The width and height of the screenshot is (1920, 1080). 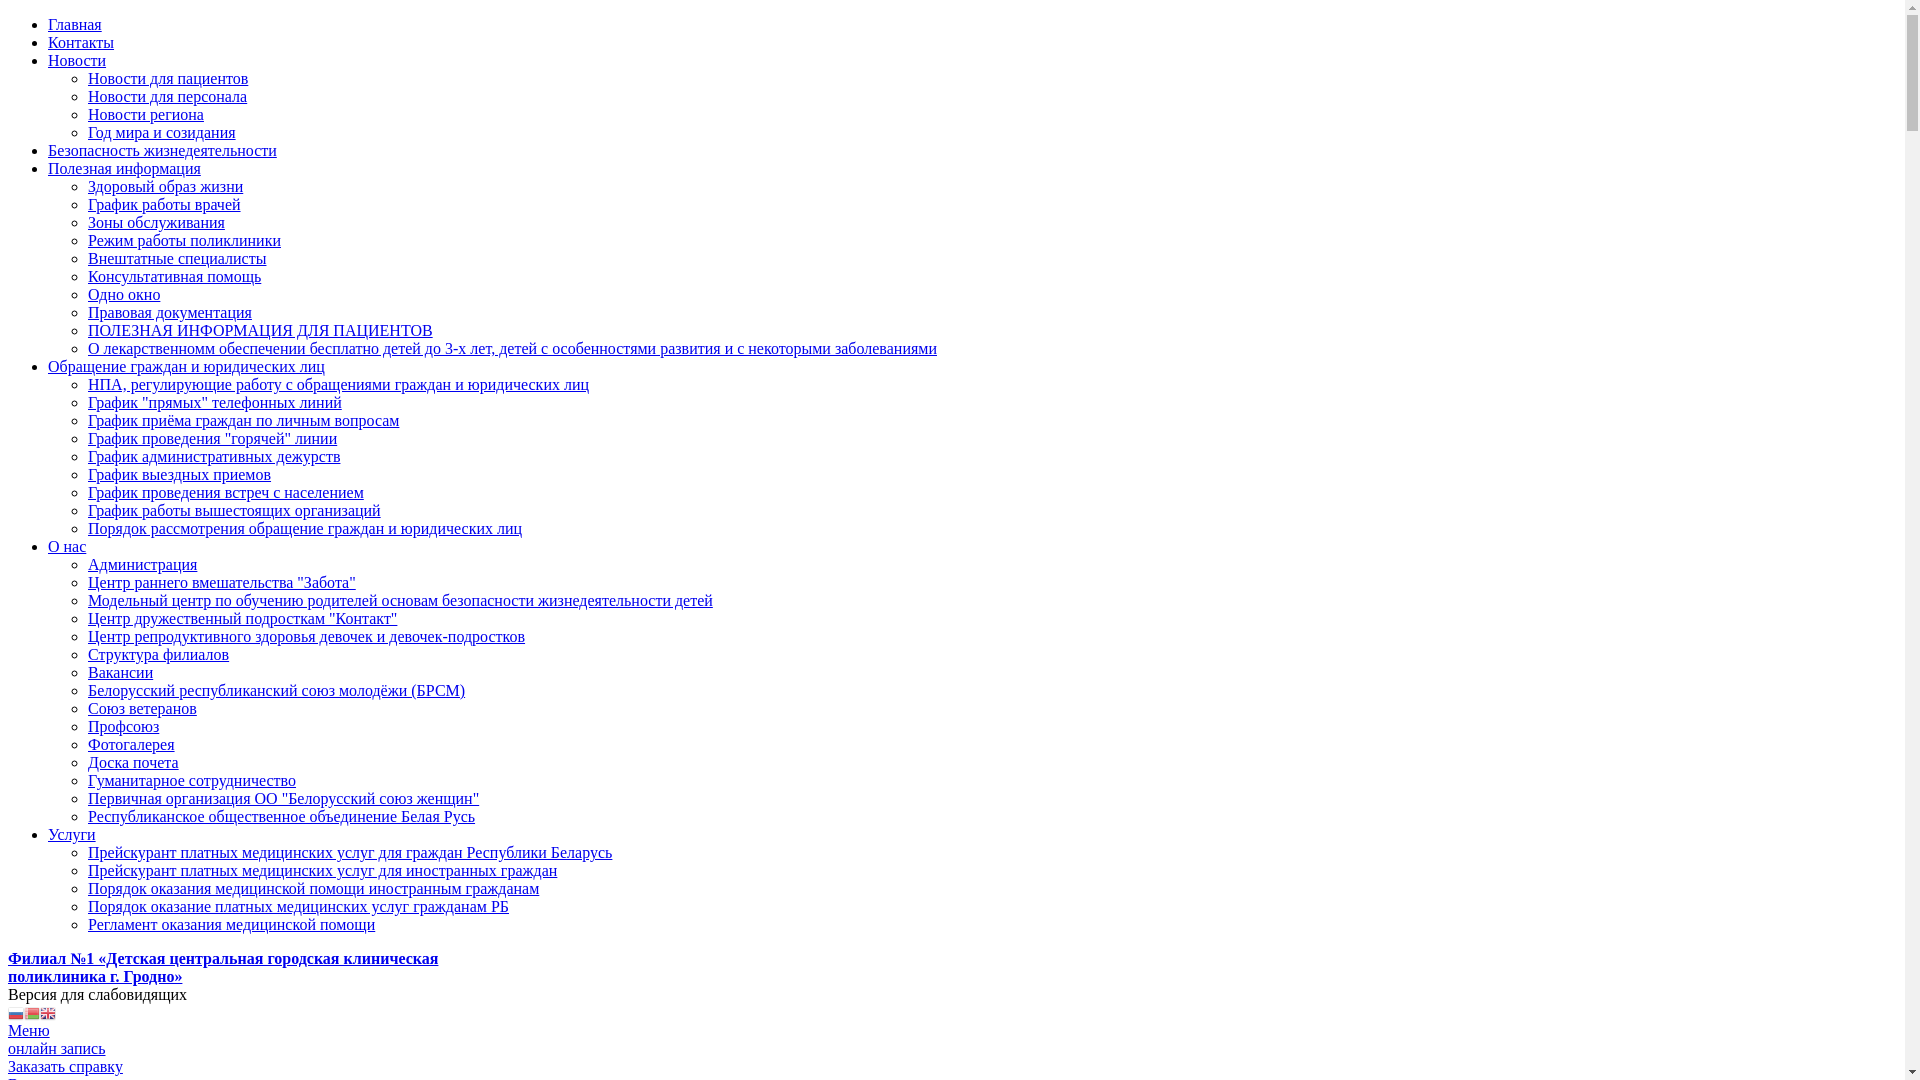 I want to click on 'English', so click(x=48, y=1012).